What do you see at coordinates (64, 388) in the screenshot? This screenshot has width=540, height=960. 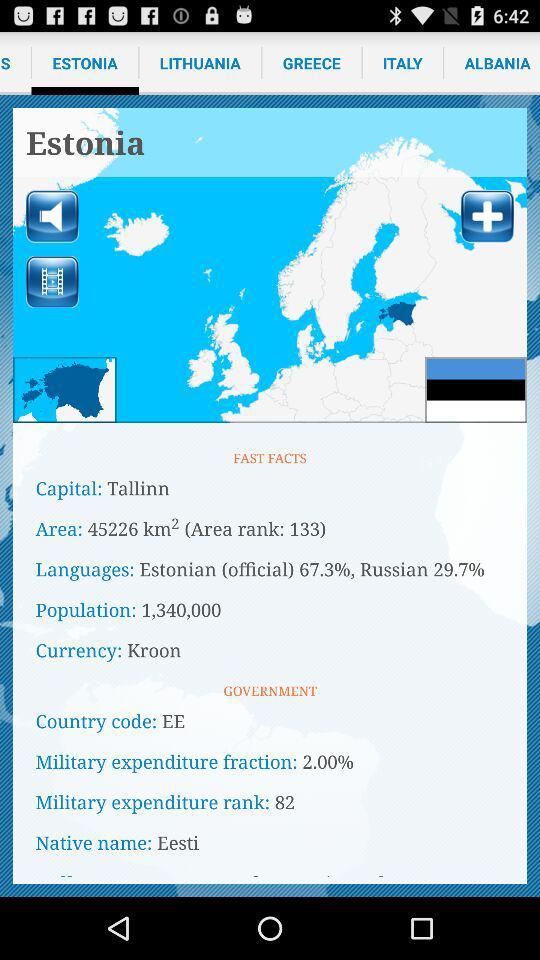 I see `mini-map` at bounding box center [64, 388].